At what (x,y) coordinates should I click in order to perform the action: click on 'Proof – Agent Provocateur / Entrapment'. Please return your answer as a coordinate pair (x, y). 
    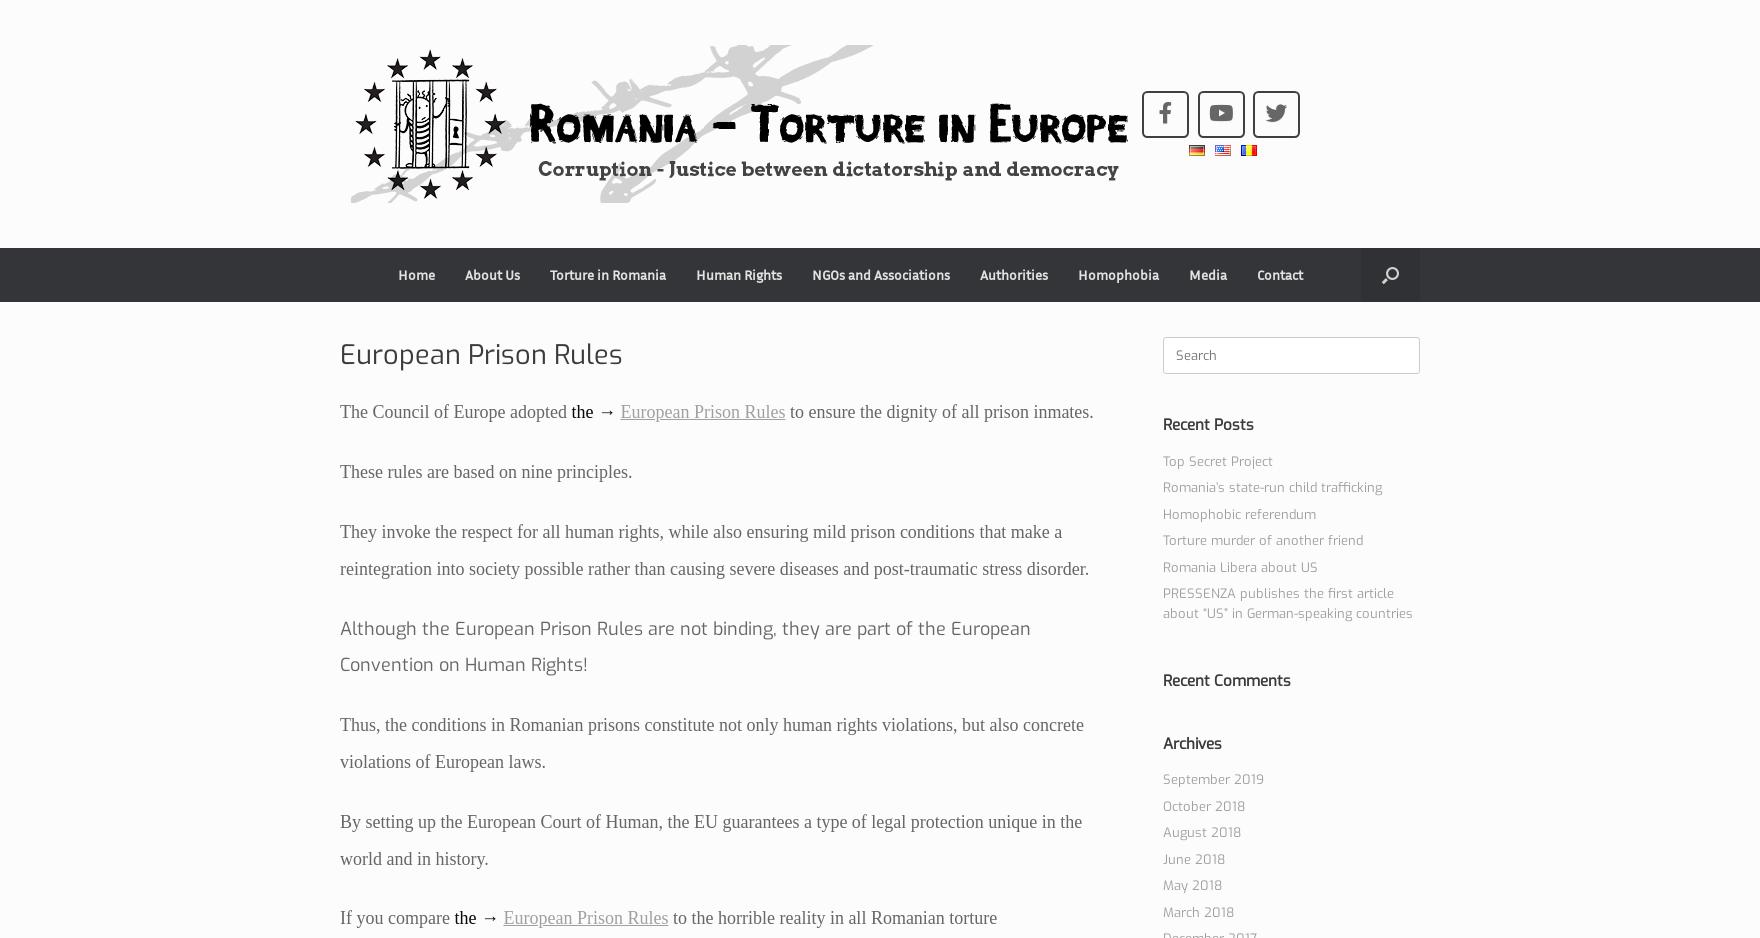
    Looking at the image, I should click on (748, 738).